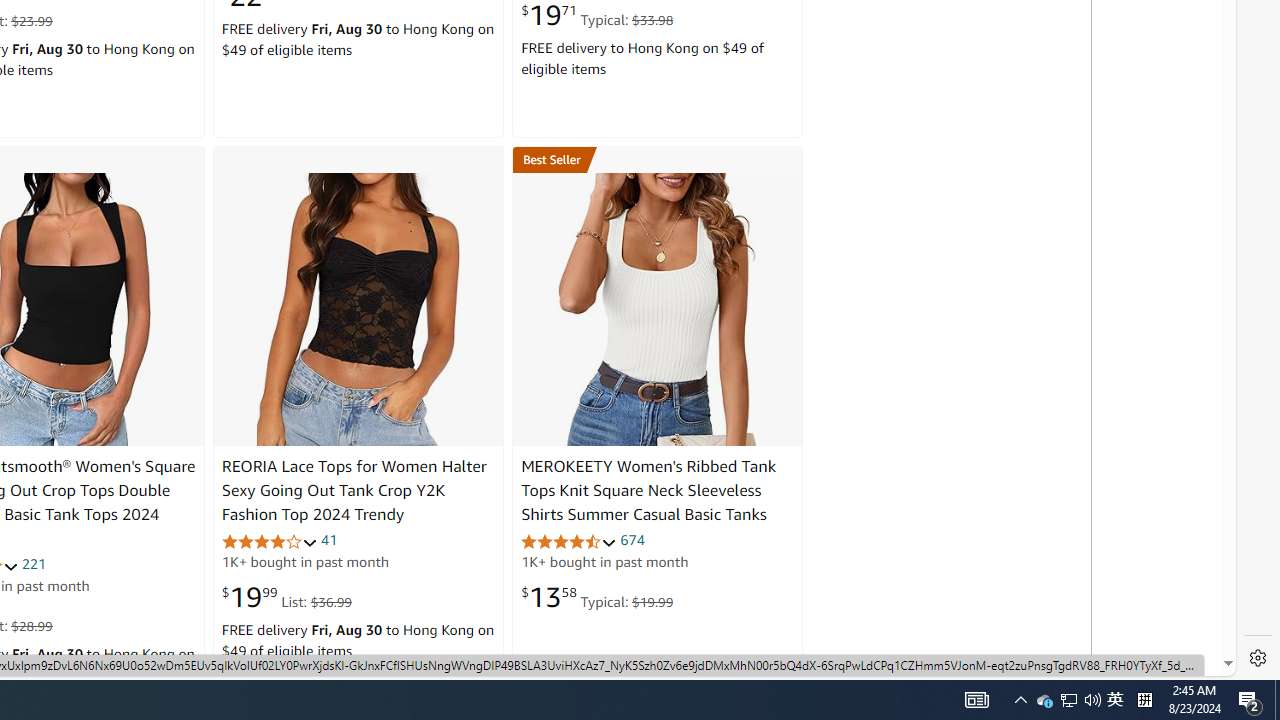  Describe the element at coordinates (268, 541) in the screenshot. I see `'4.0 out of 5 stars'` at that location.